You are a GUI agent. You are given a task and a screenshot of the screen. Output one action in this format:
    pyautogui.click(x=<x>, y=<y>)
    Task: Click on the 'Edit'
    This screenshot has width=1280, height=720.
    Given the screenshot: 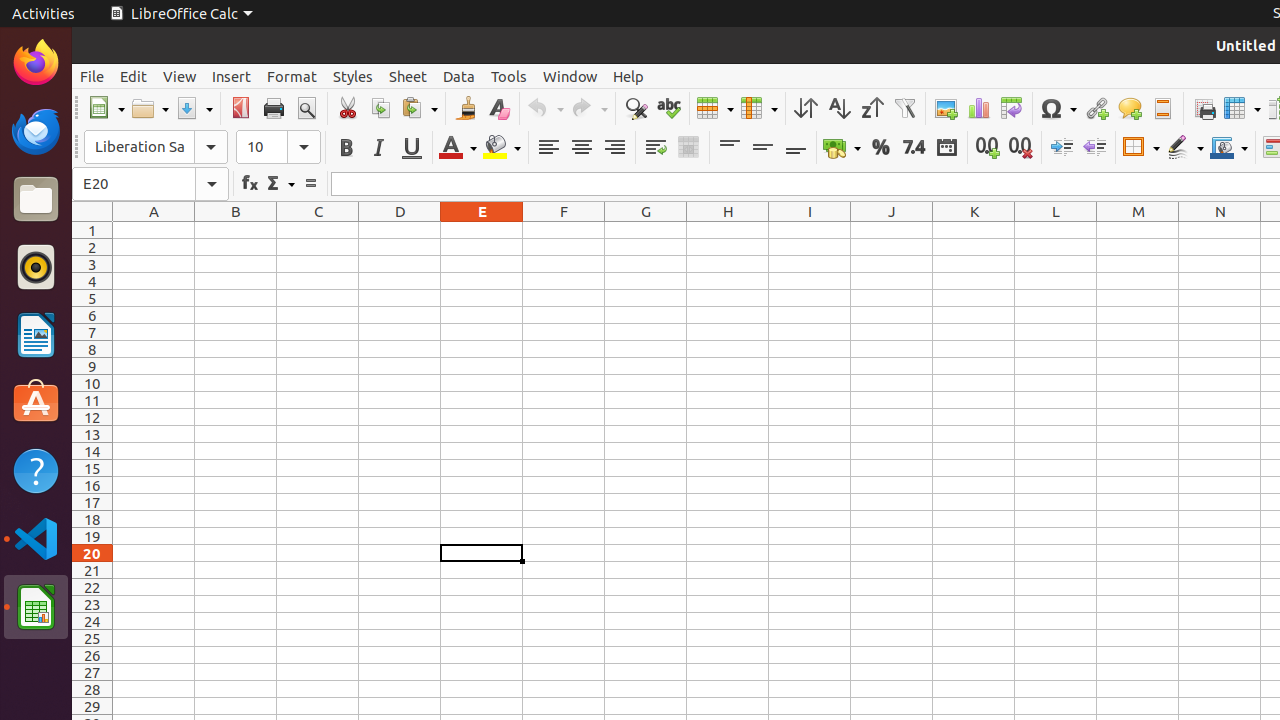 What is the action you would take?
    pyautogui.click(x=132, y=75)
    